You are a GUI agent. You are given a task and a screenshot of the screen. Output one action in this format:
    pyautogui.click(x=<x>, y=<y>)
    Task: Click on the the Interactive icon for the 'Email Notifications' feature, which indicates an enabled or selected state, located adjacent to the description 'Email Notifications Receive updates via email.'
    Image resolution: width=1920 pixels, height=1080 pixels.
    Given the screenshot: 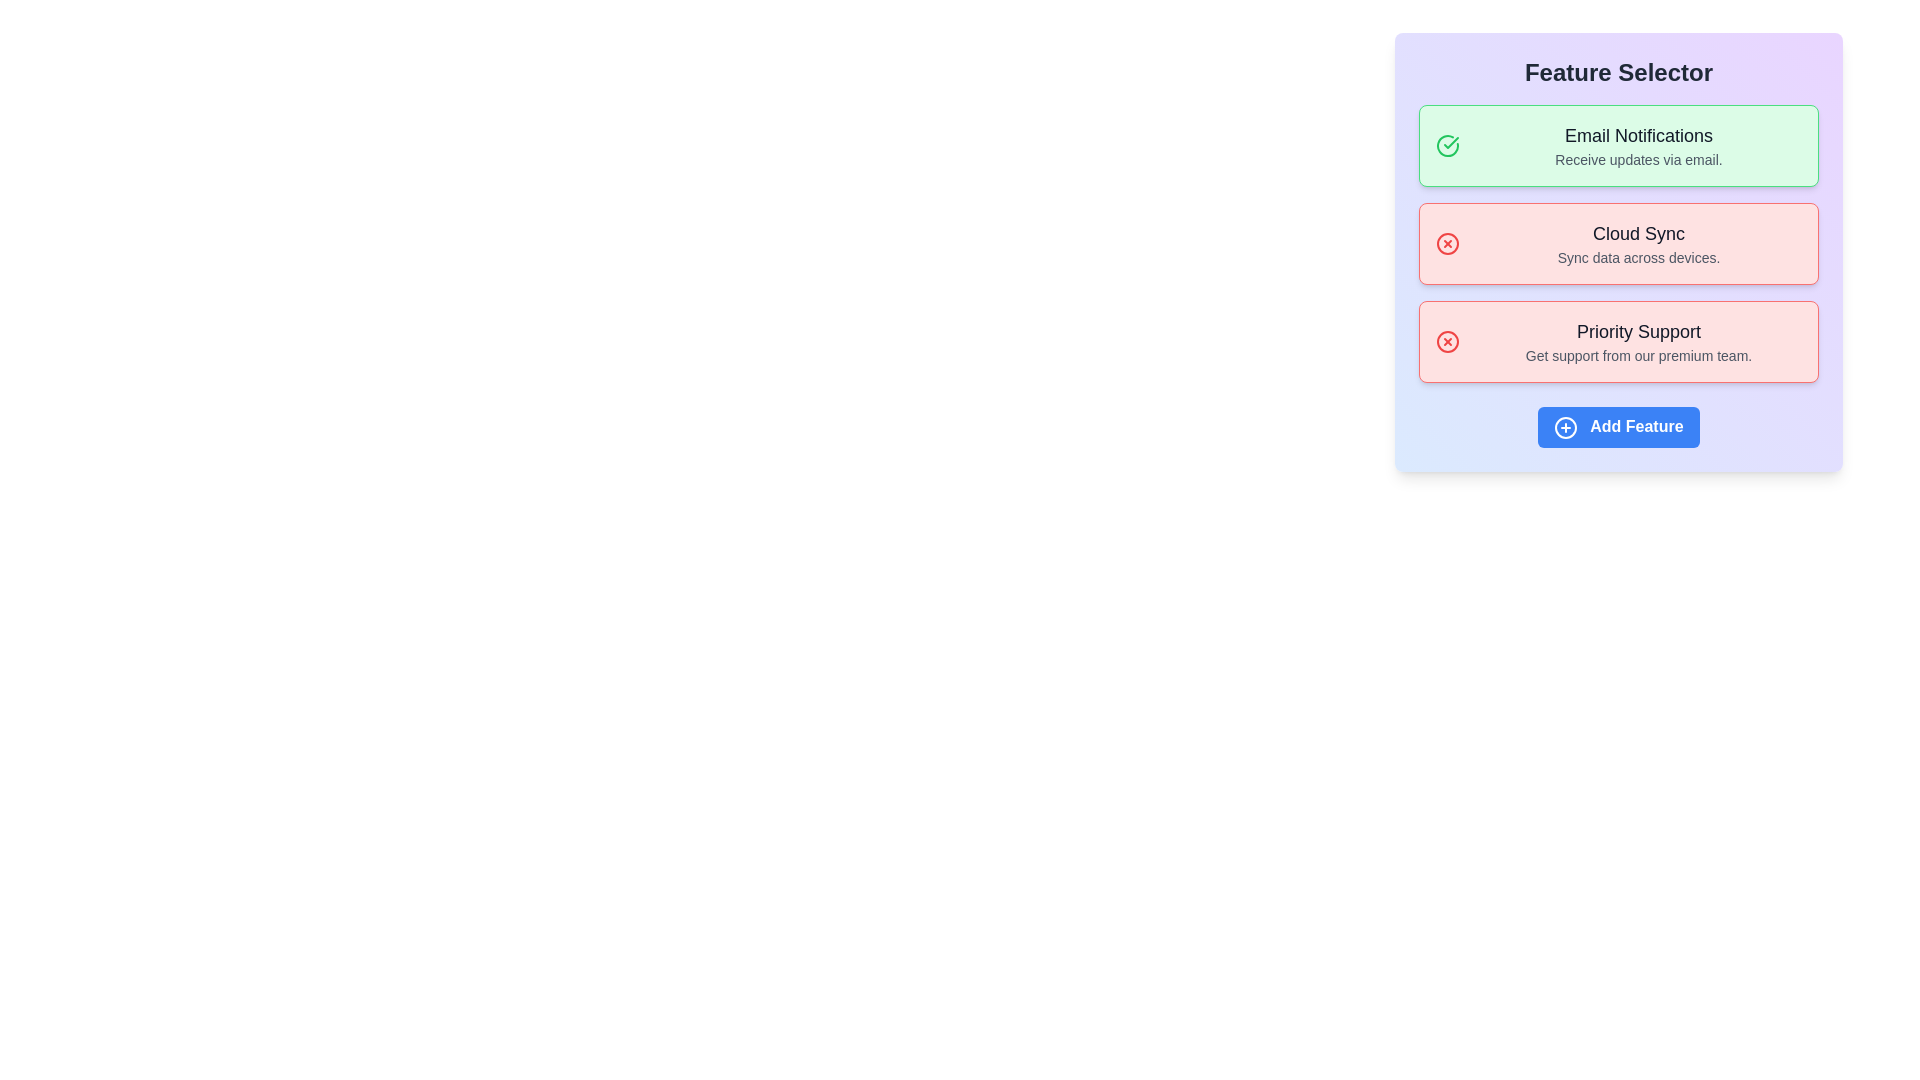 What is the action you would take?
    pyautogui.click(x=1448, y=145)
    